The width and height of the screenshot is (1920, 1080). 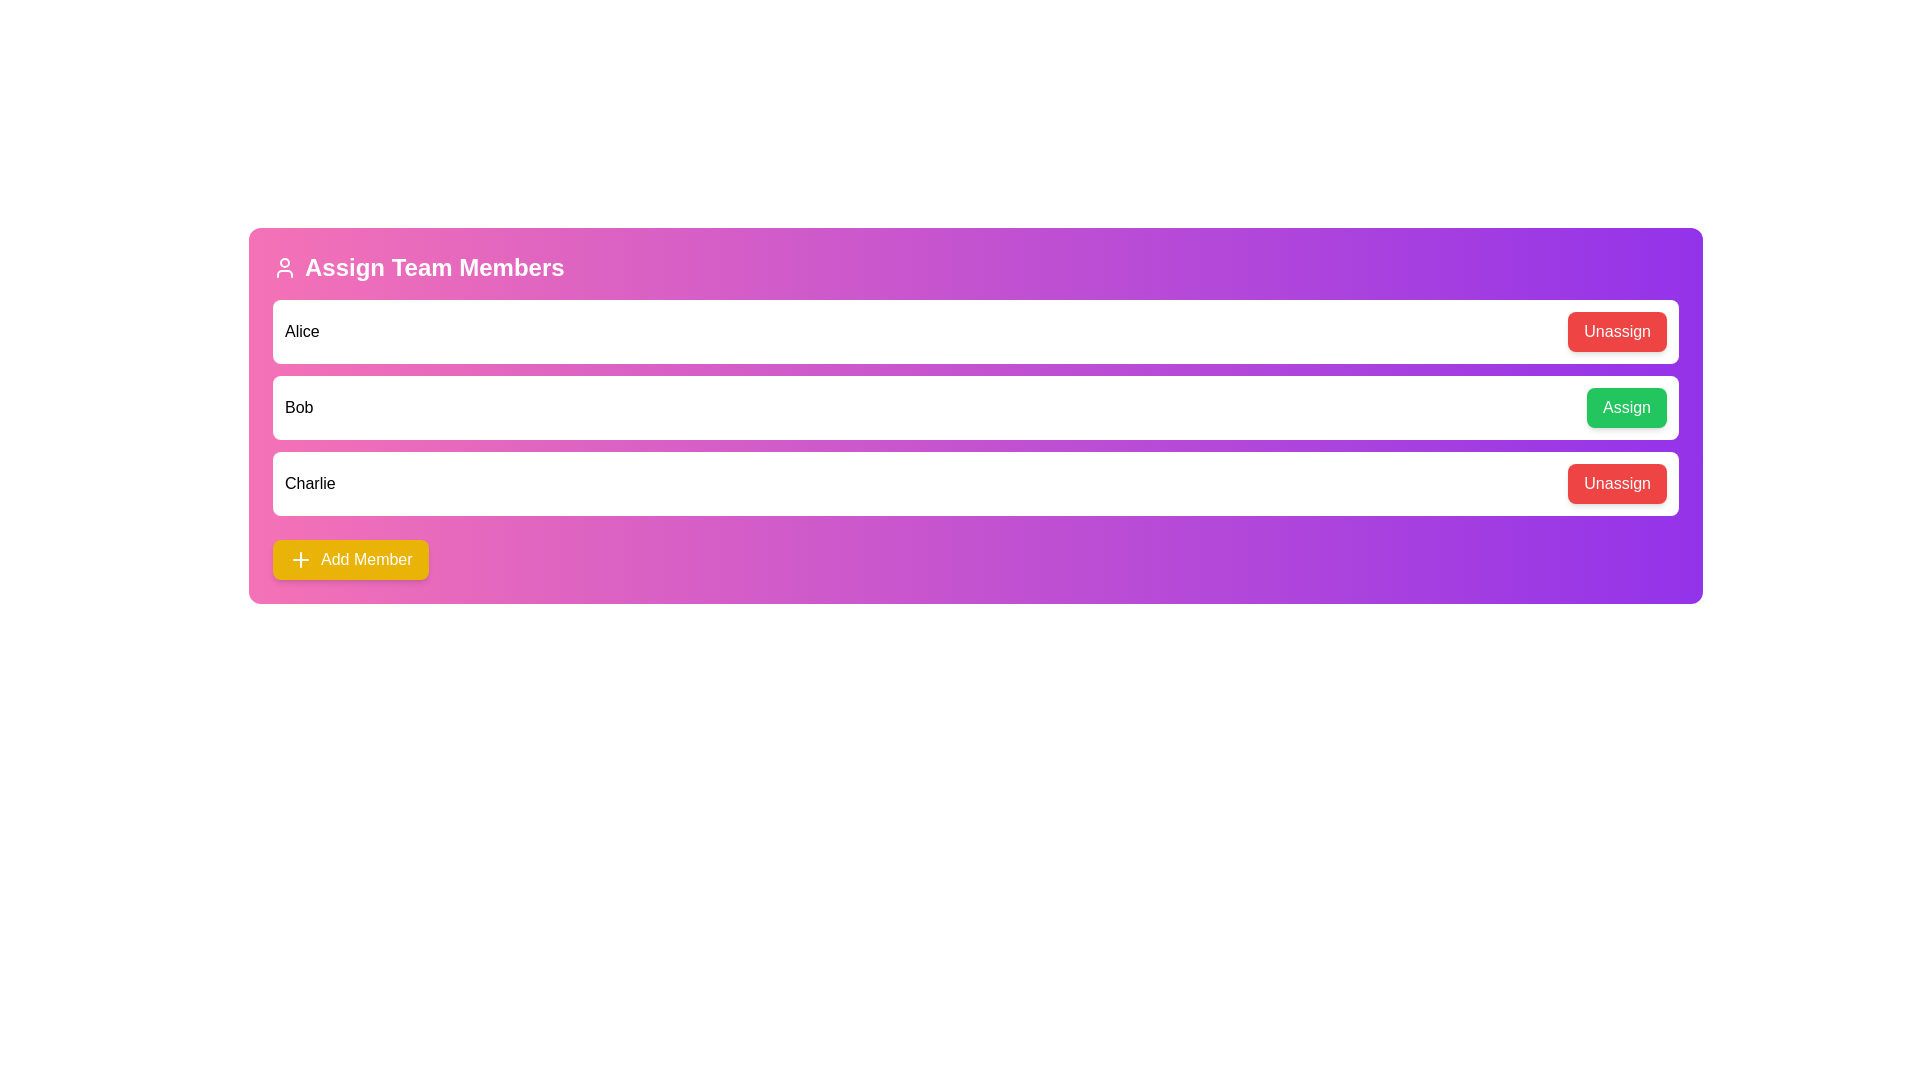 What do you see at coordinates (283, 266) in the screenshot?
I see `the user avatar icon, which is a simplified silhouette of a person within a circular frame, positioned to the left of the title 'Assign Team Members'` at bounding box center [283, 266].